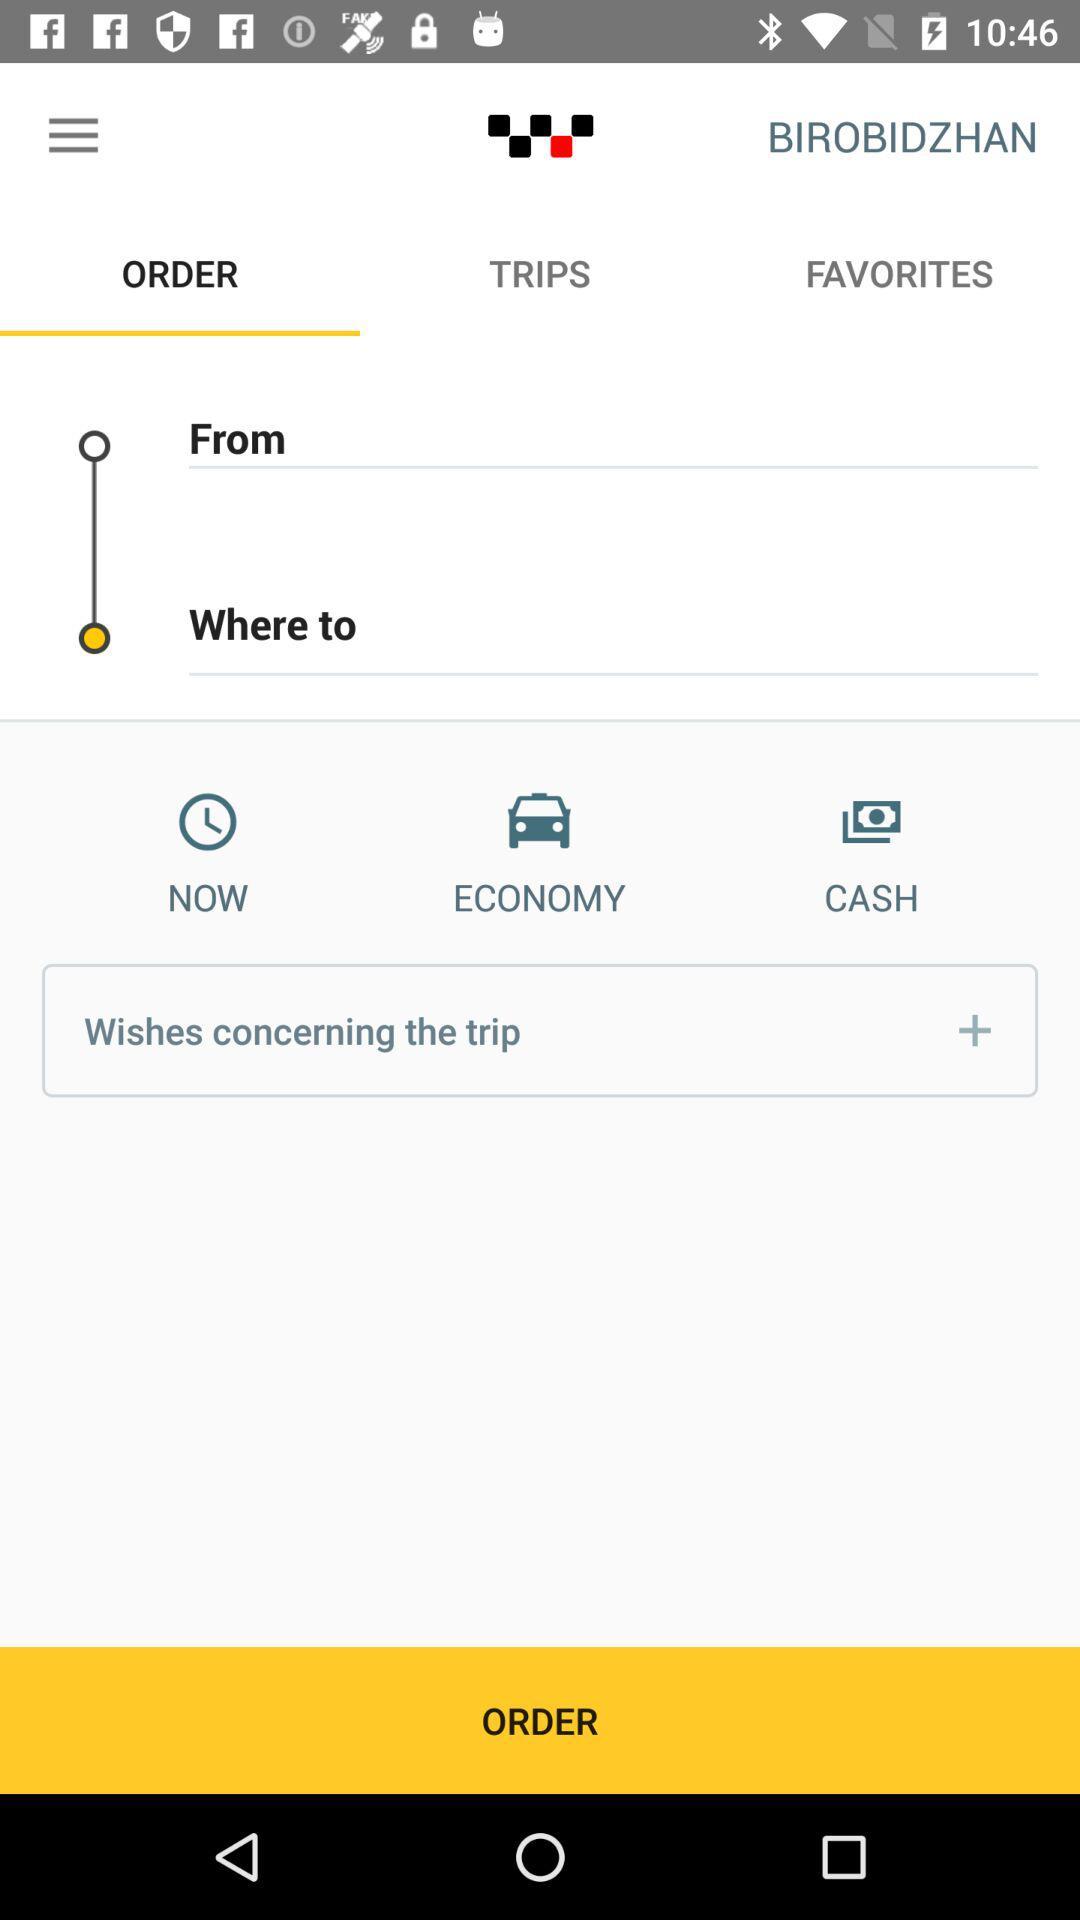 The height and width of the screenshot is (1920, 1080). What do you see at coordinates (540, 134) in the screenshot?
I see `the image beside the menu` at bounding box center [540, 134].